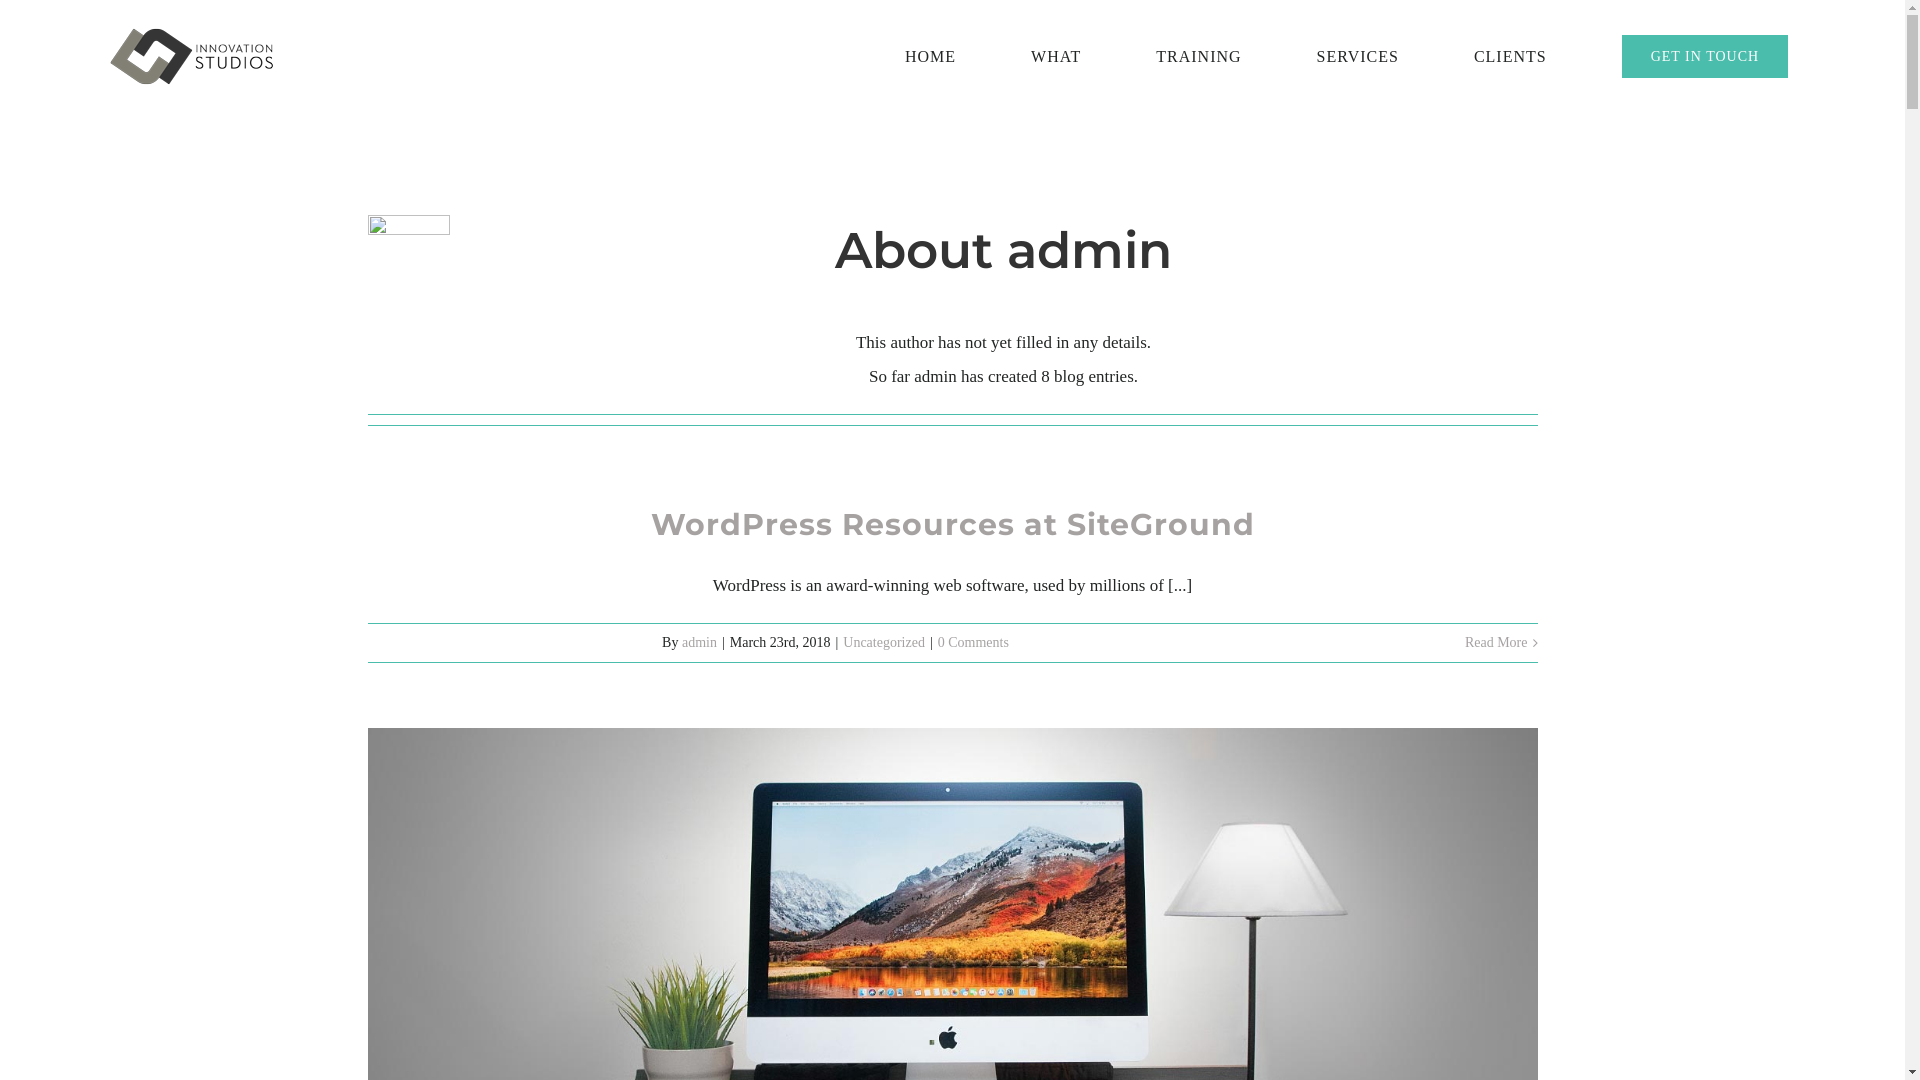  I want to click on 'admin', so click(699, 641).